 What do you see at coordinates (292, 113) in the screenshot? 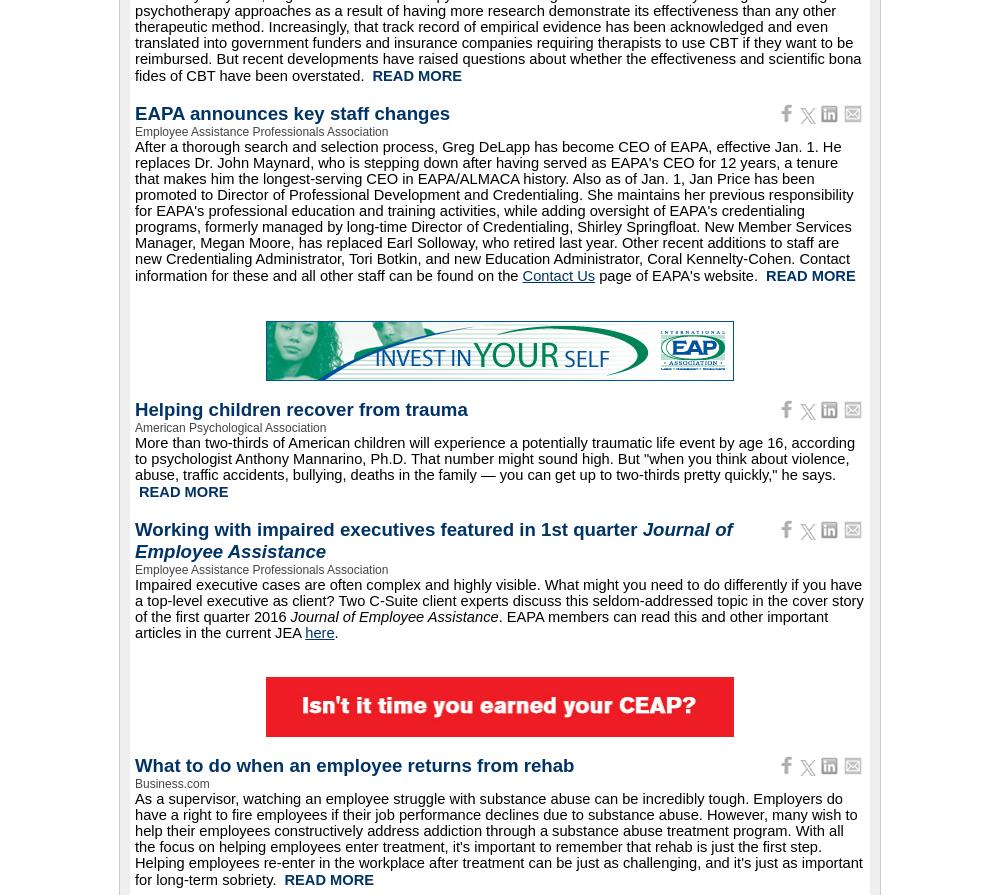
I see `'EAPA announces key staff changes'` at bounding box center [292, 113].